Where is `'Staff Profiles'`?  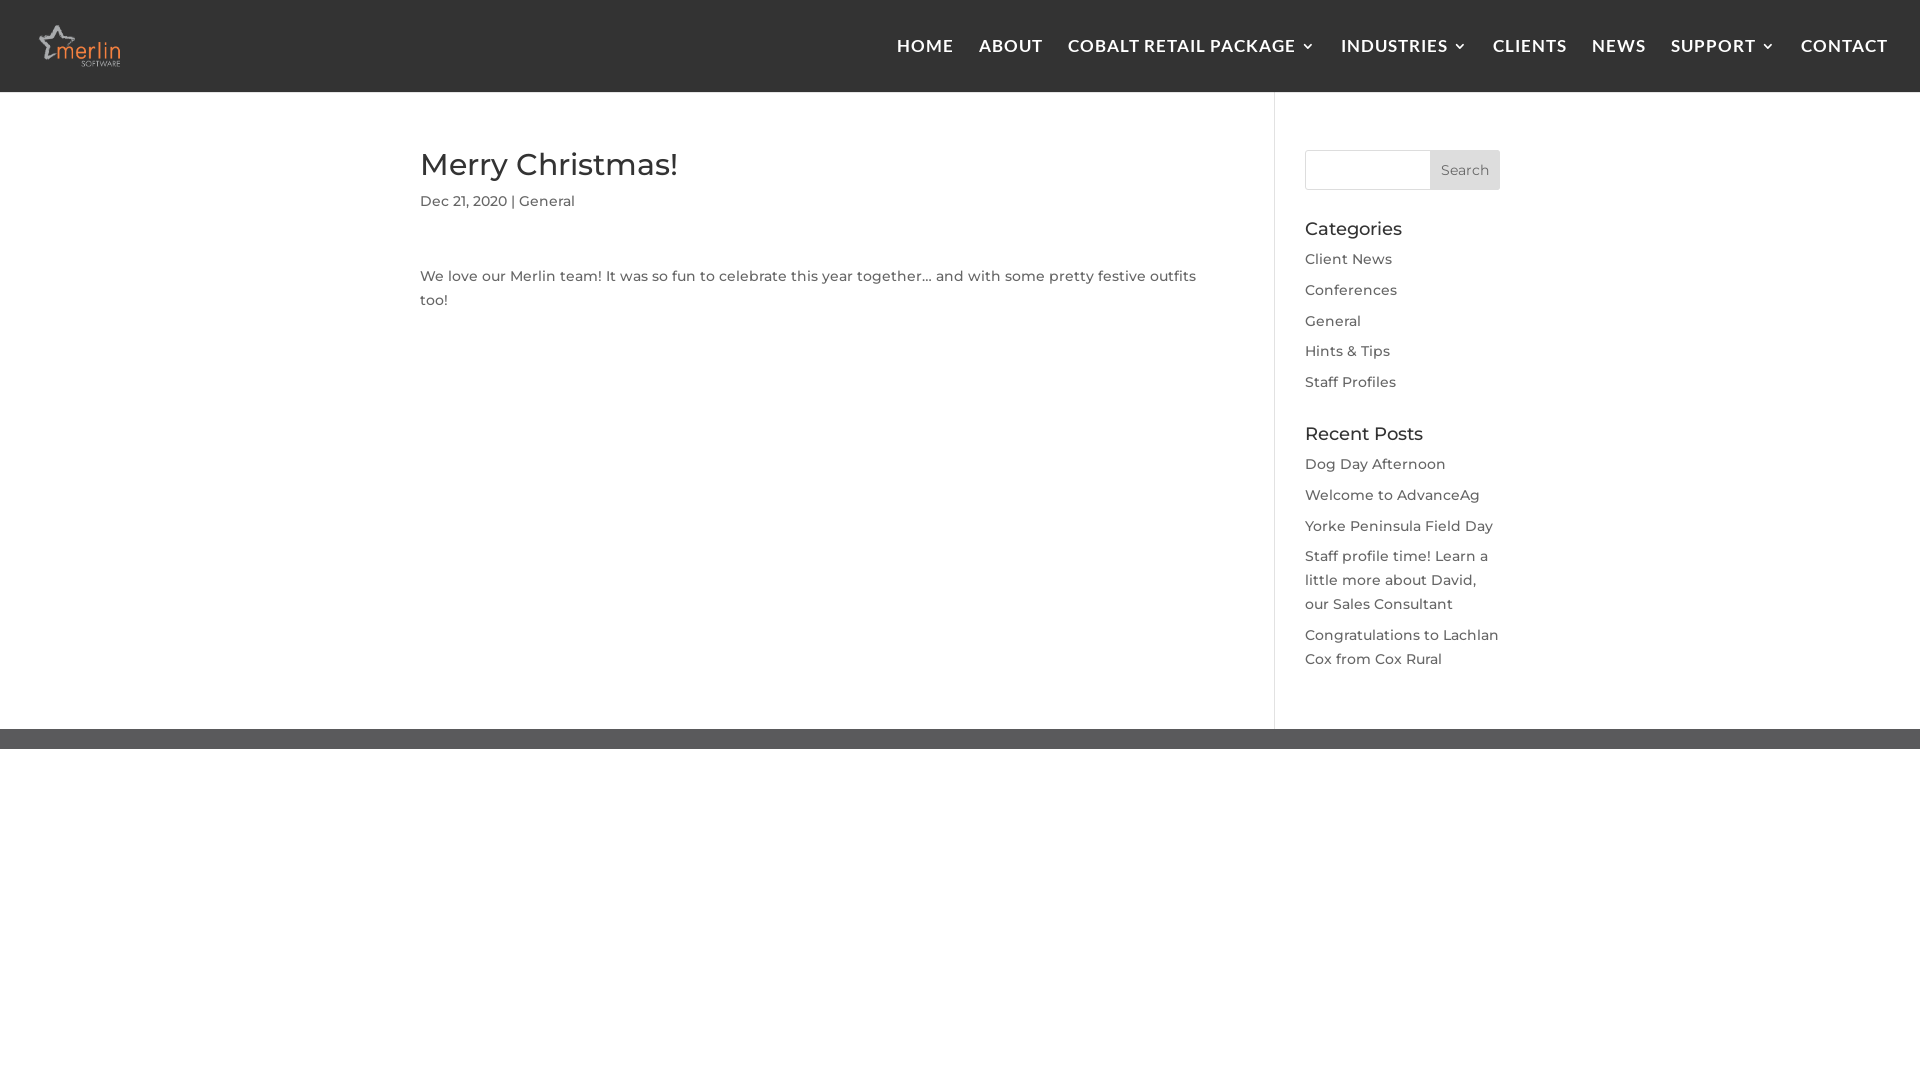
'Staff Profiles' is located at coordinates (1350, 381).